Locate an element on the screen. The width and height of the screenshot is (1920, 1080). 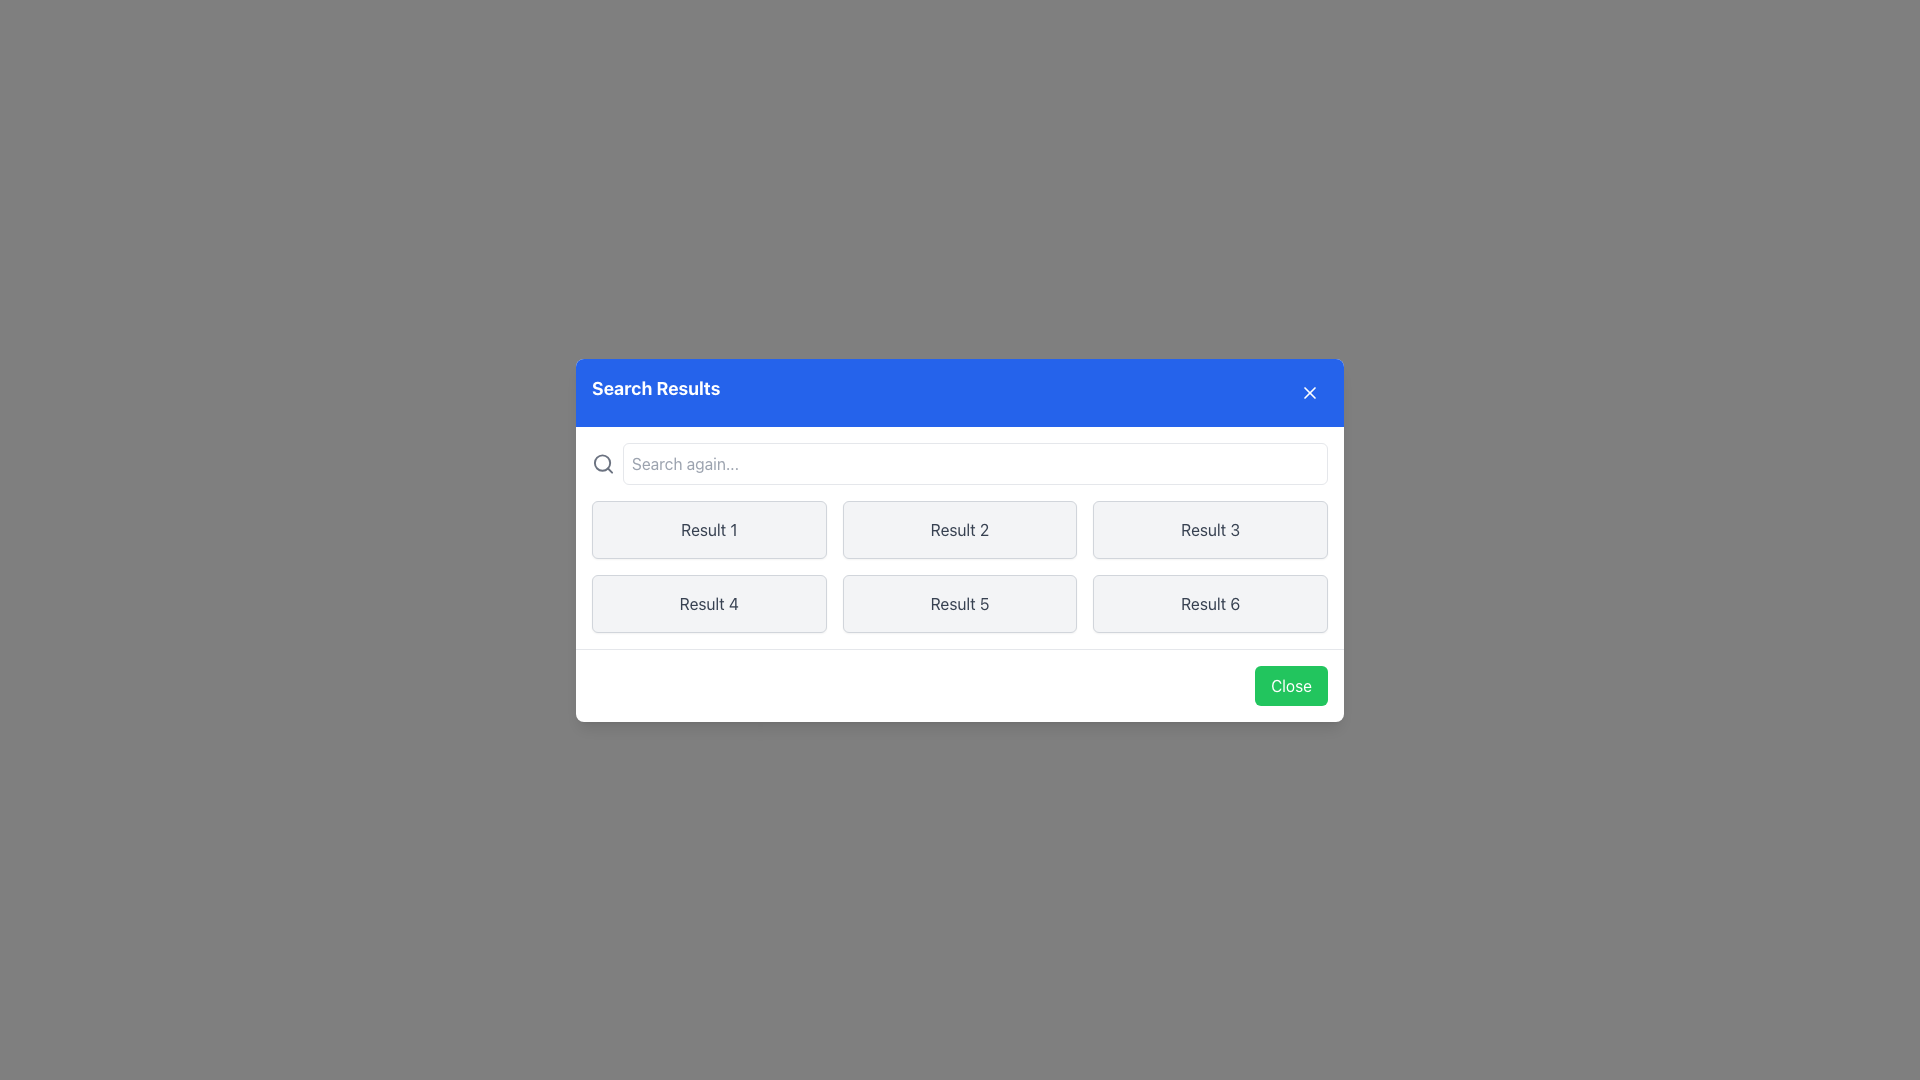
the 'X' shaped button located in the top-right corner of the blue header bar labeled 'Search Results' is located at coordinates (1310, 392).